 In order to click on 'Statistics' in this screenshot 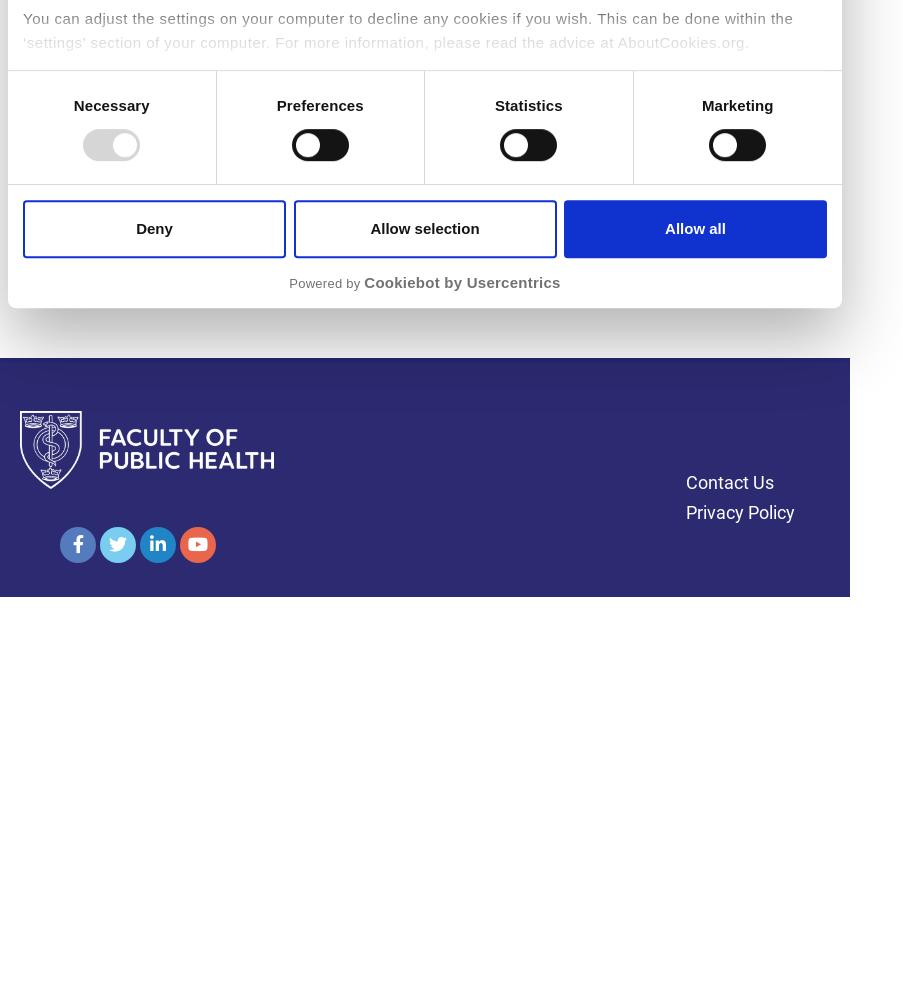, I will do `click(526, 104)`.